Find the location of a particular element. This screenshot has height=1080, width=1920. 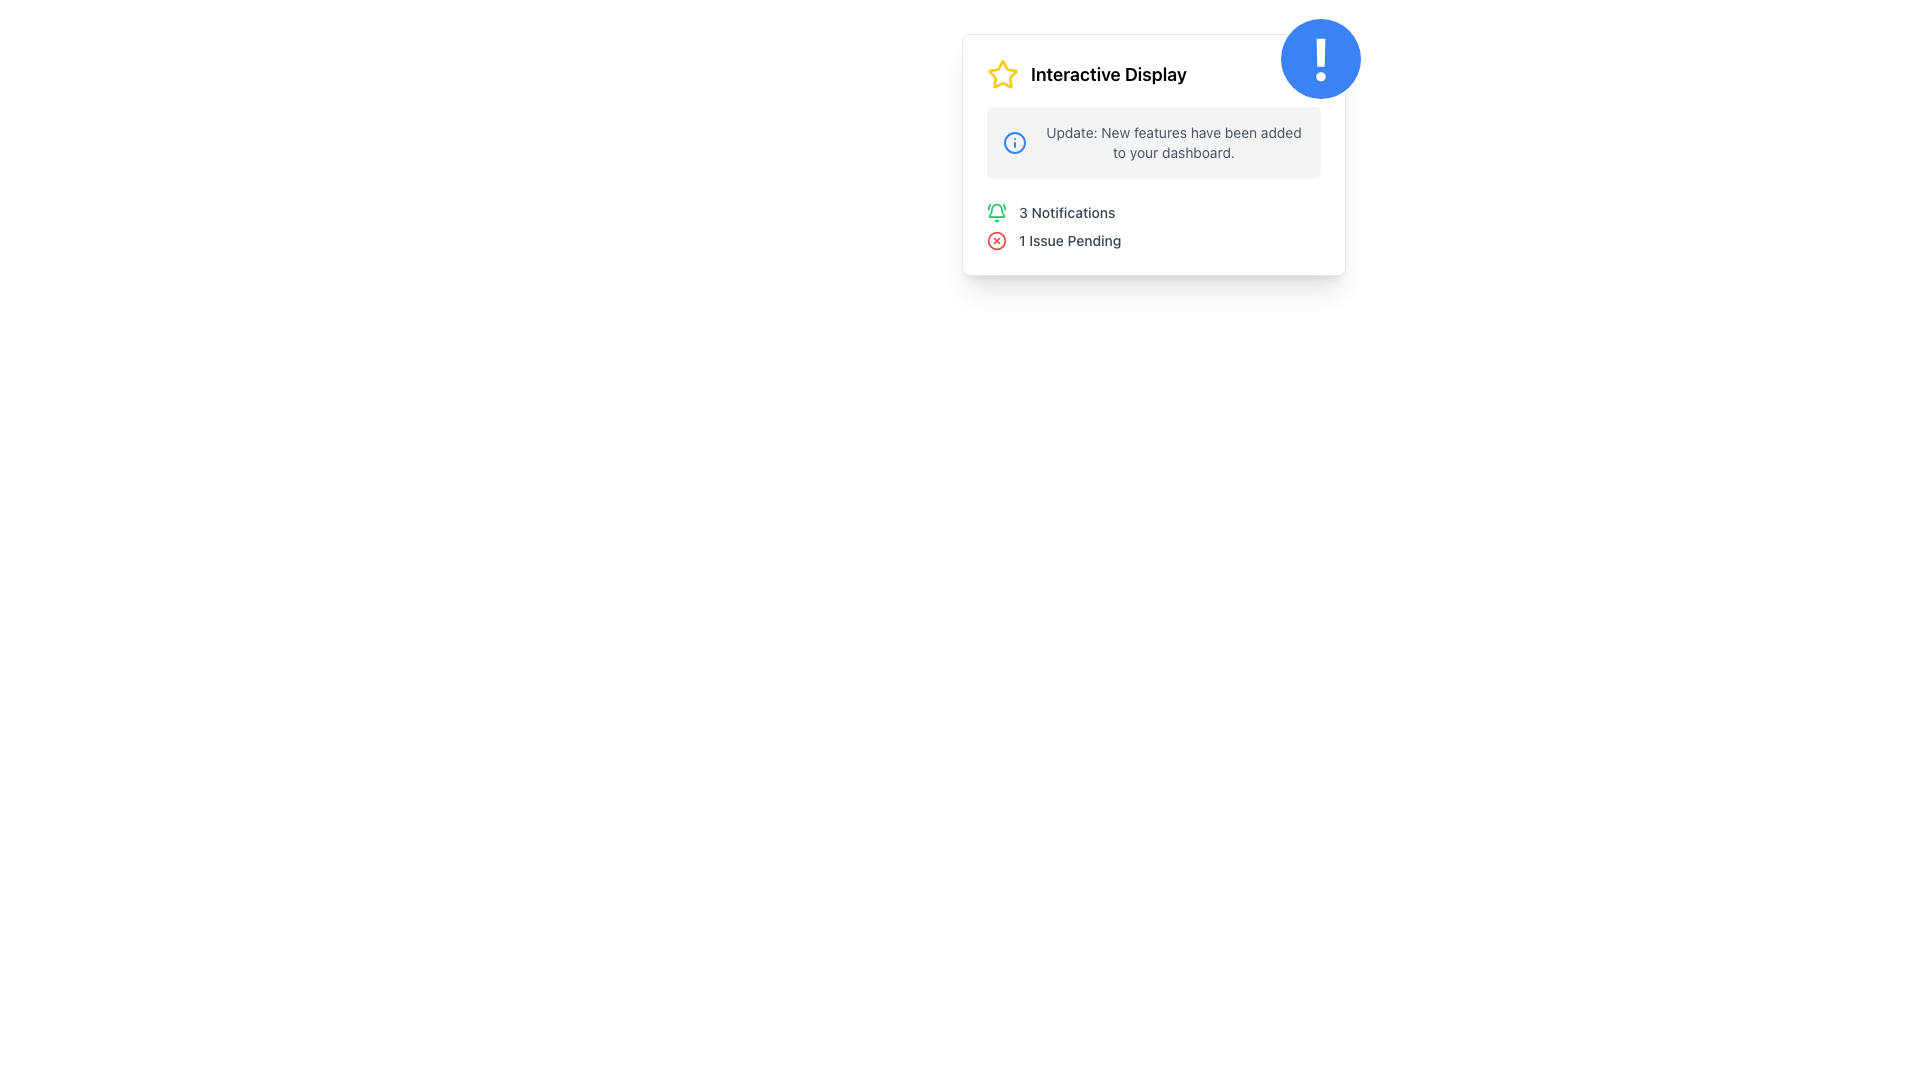

the bell icon located at the top-left corner of the notifications group is located at coordinates (997, 212).